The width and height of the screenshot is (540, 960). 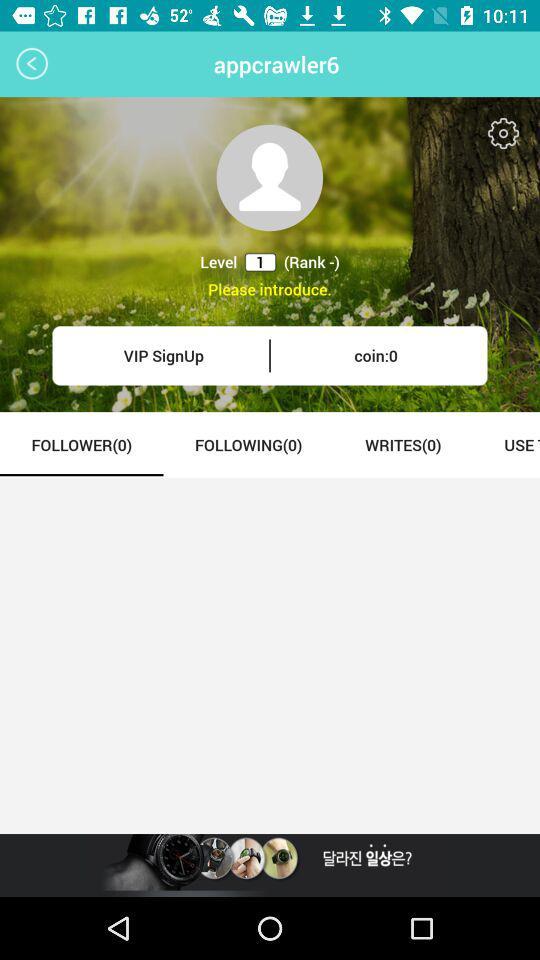 What do you see at coordinates (269, 176) in the screenshot?
I see `profile` at bounding box center [269, 176].